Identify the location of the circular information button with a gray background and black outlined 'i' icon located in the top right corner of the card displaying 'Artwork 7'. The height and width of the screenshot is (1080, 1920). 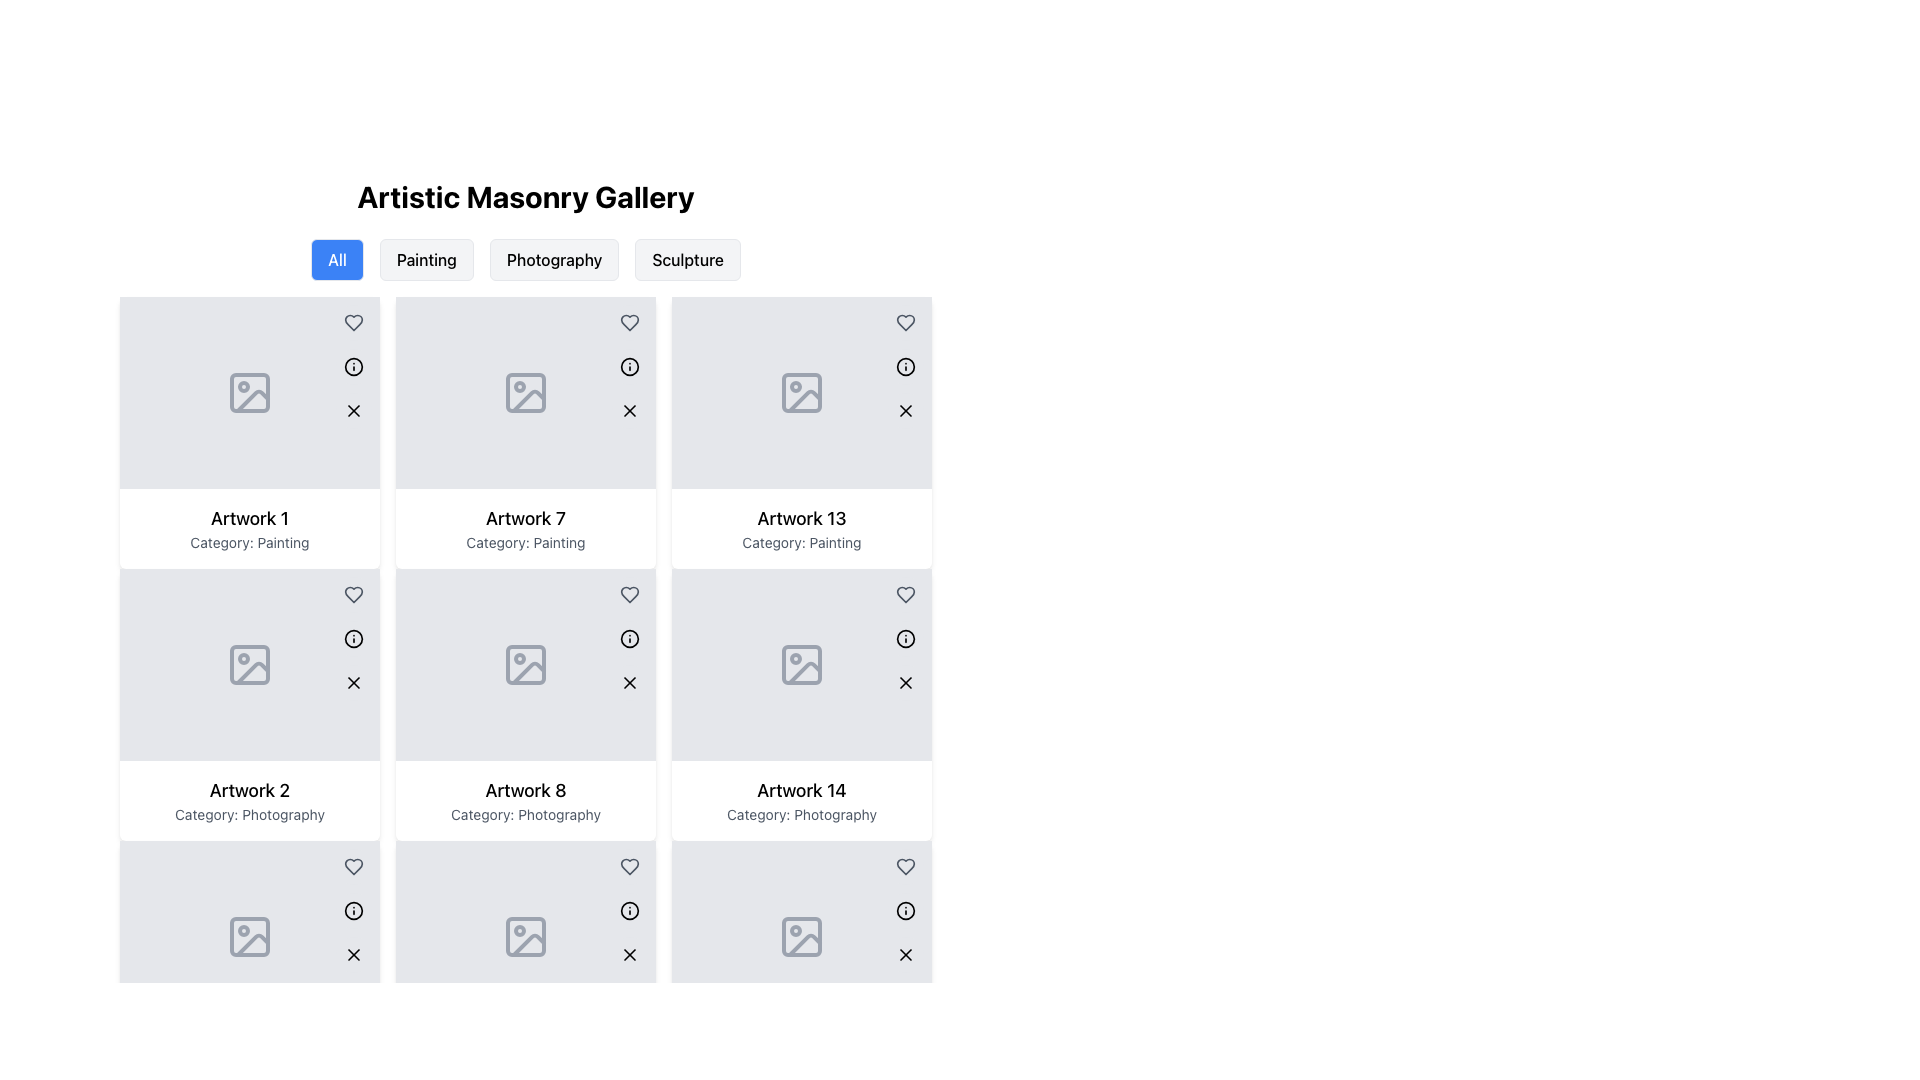
(628, 366).